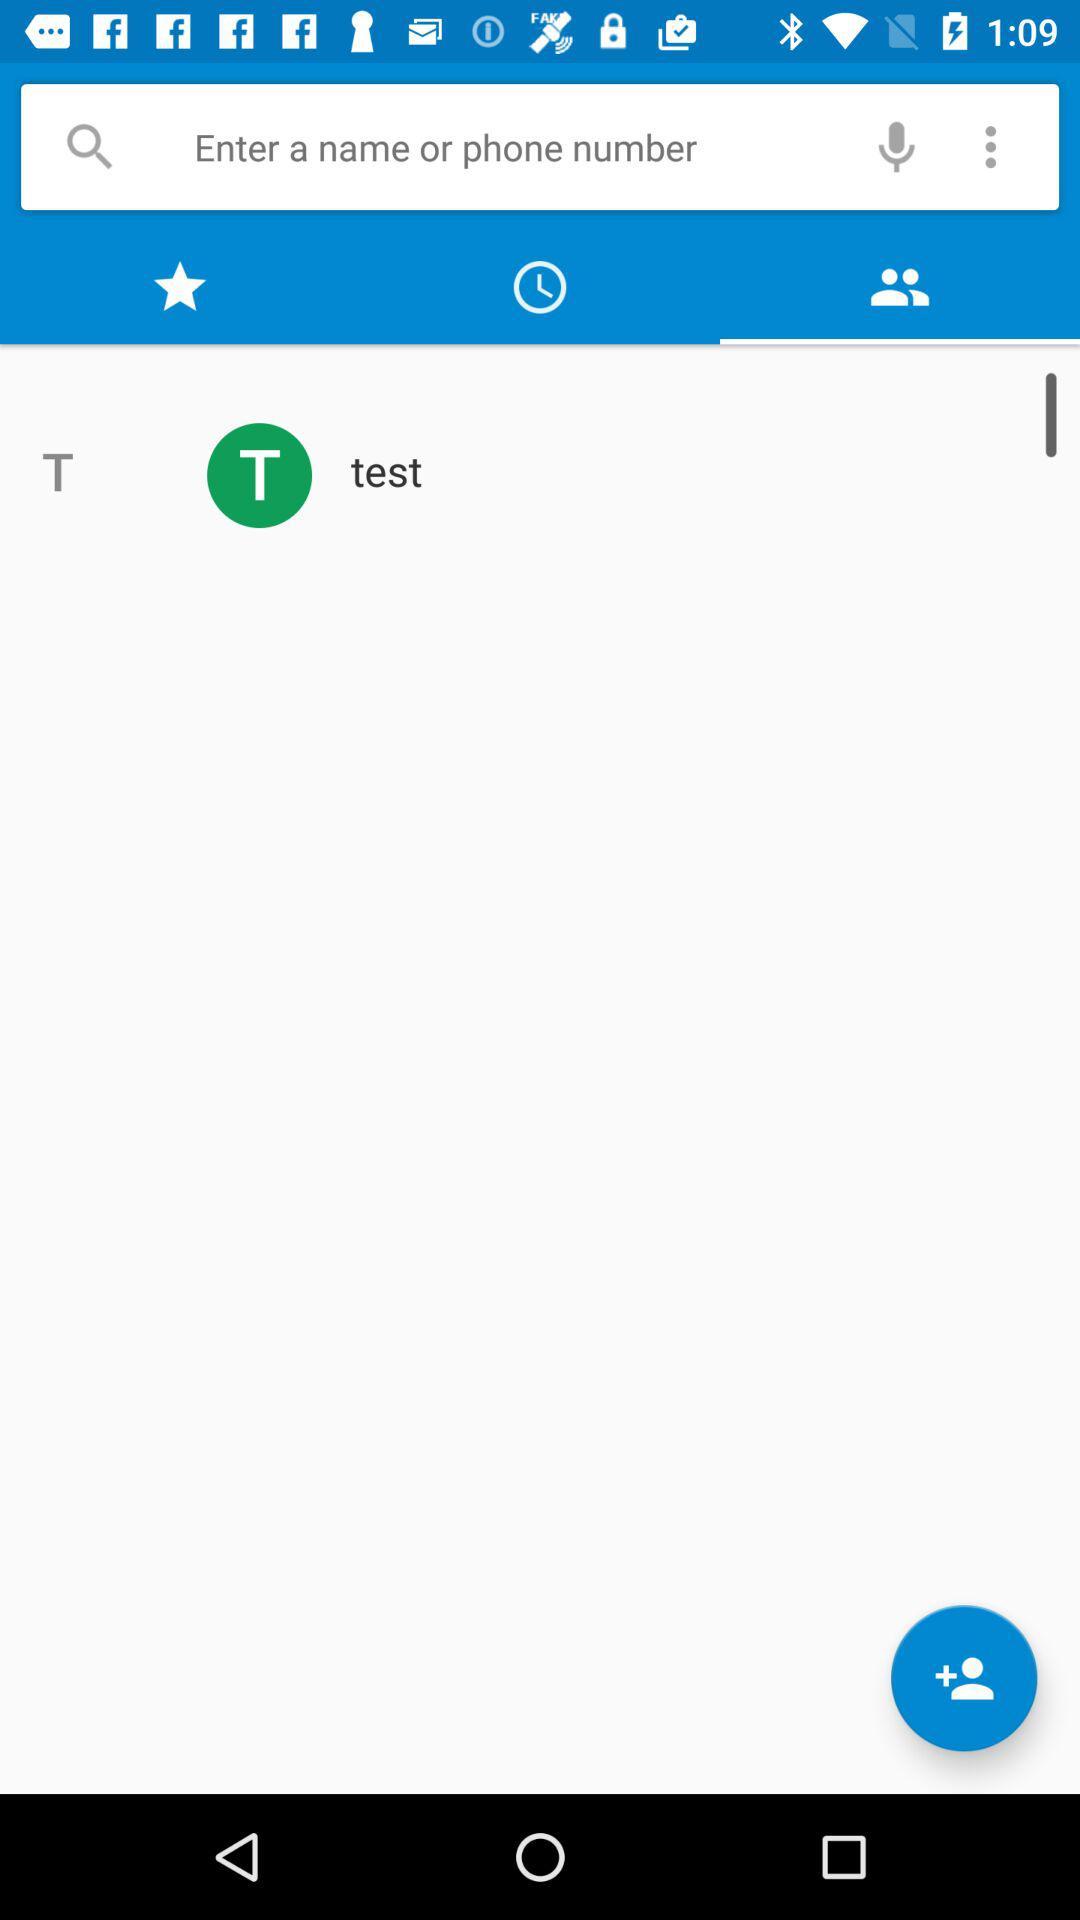  I want to click on the follow icon, so click(963, 1678).